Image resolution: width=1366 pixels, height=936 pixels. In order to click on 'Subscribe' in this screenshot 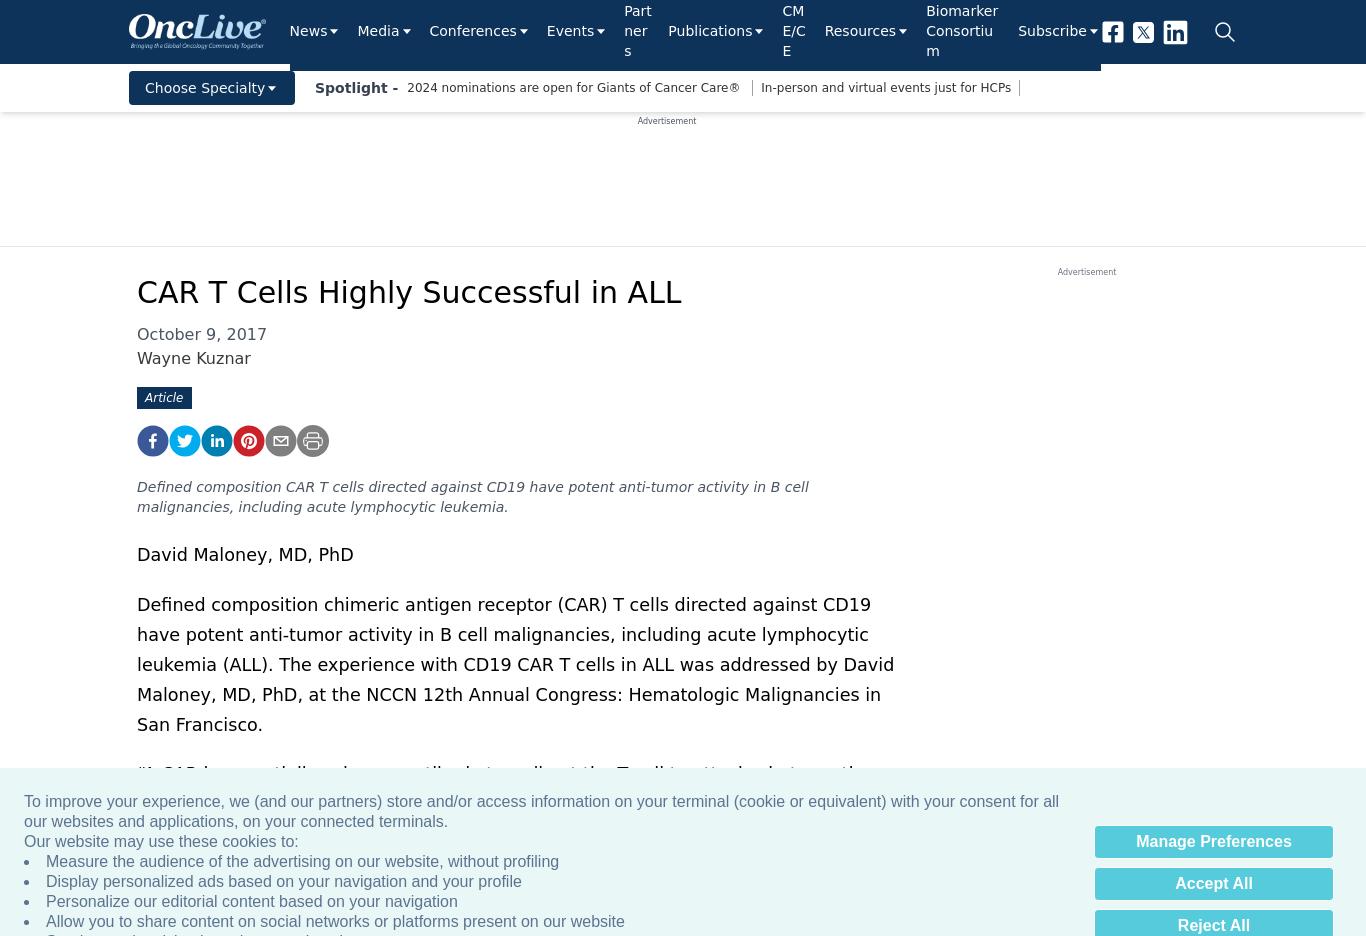, I will do `click(1051, 29)`.